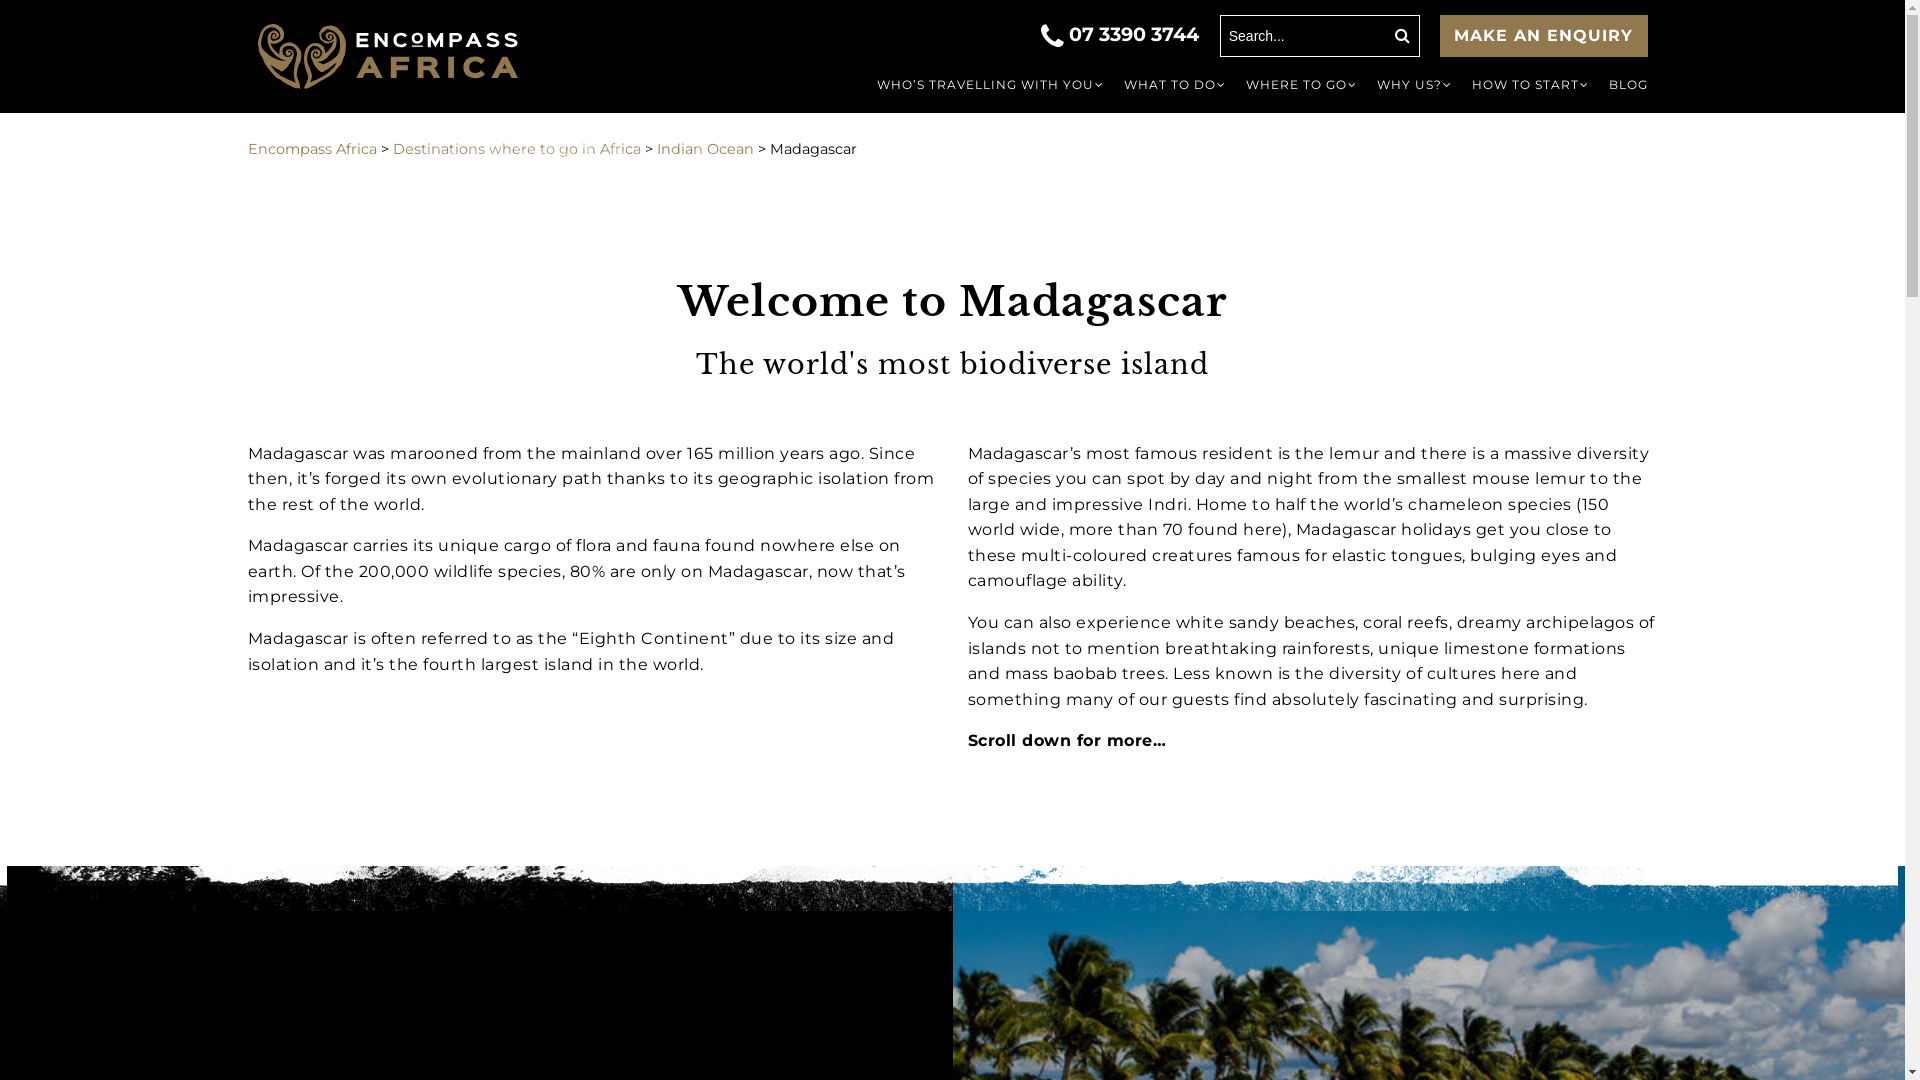 The image size is (1920, 1080). Describe the element at coordinates (1122, 34) in the screenshot. I see `'07 3390 3744'` at that location.